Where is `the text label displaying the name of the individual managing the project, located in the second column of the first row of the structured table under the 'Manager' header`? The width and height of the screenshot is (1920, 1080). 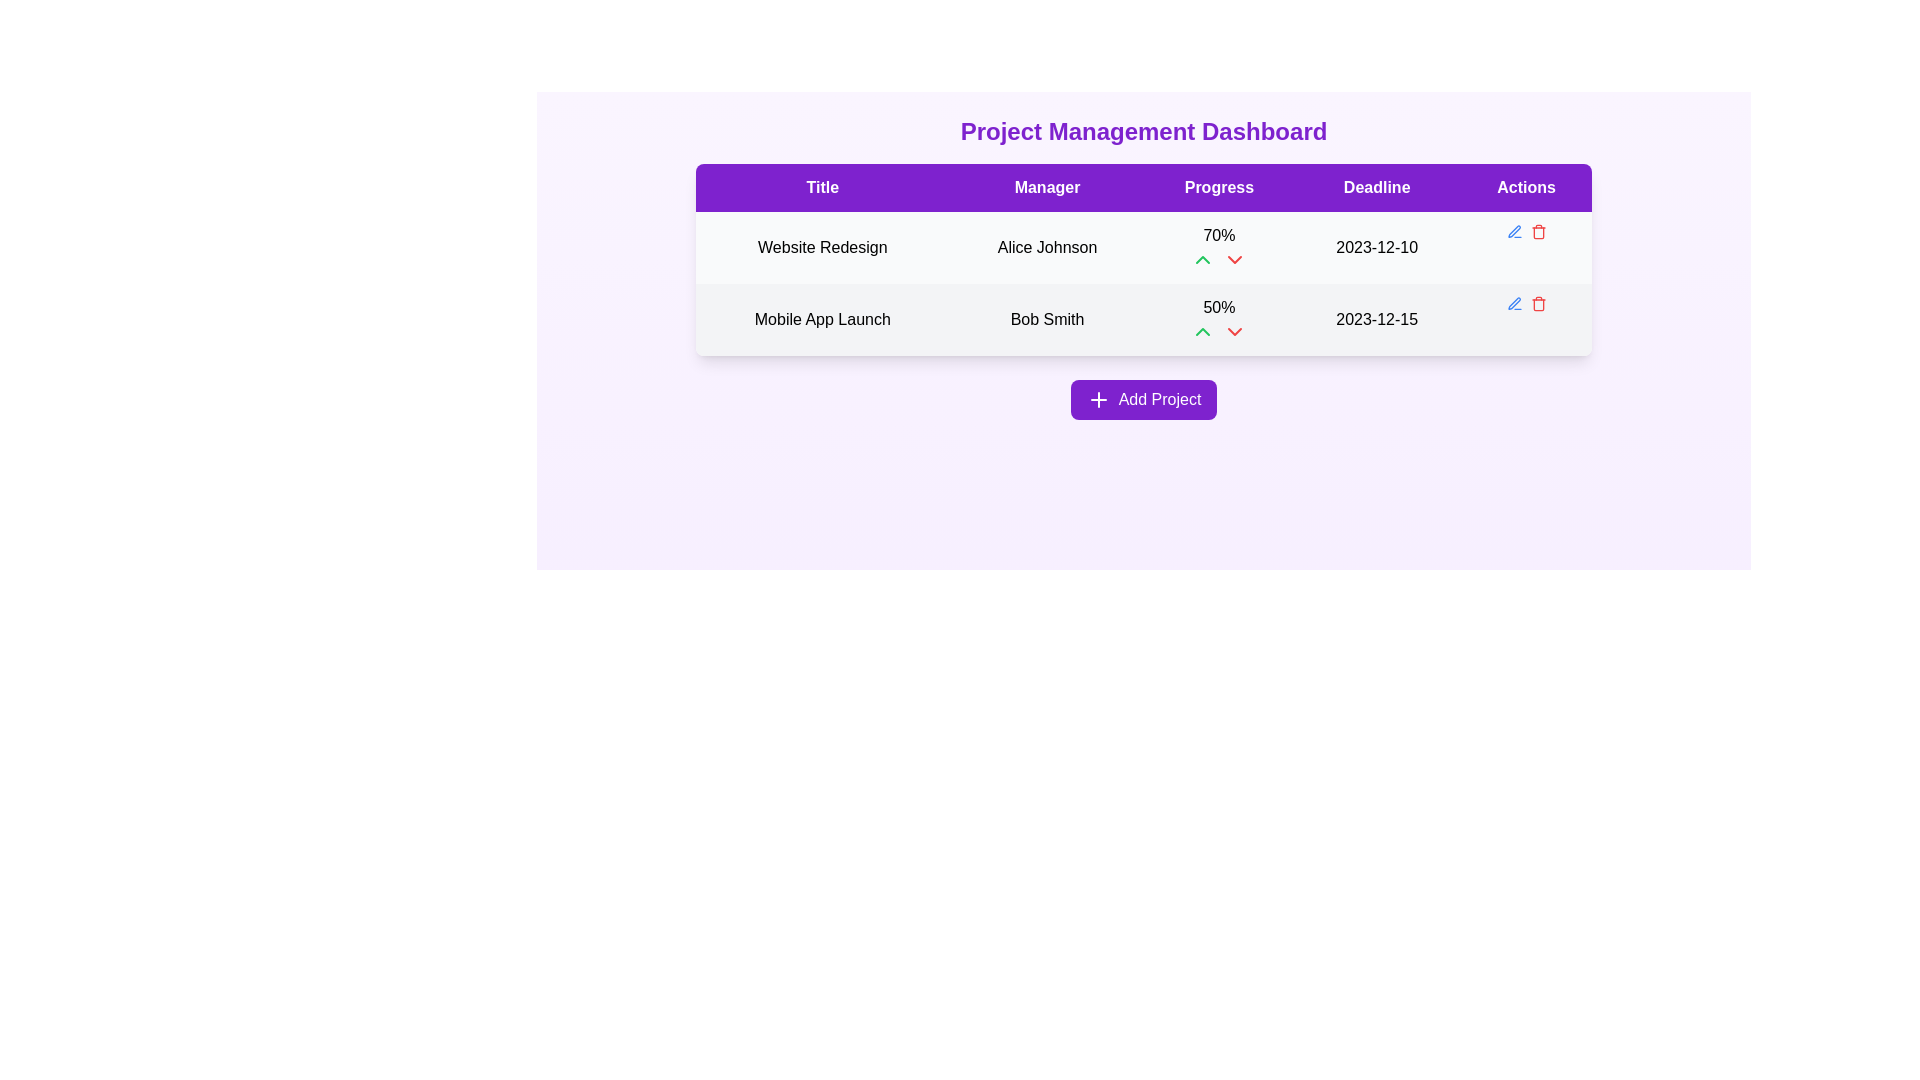
the text label displaying the name of the individual managing the project, located in the second column of the first row of the structured table under the 'Manager' header is located at coordinates (1046, 246).